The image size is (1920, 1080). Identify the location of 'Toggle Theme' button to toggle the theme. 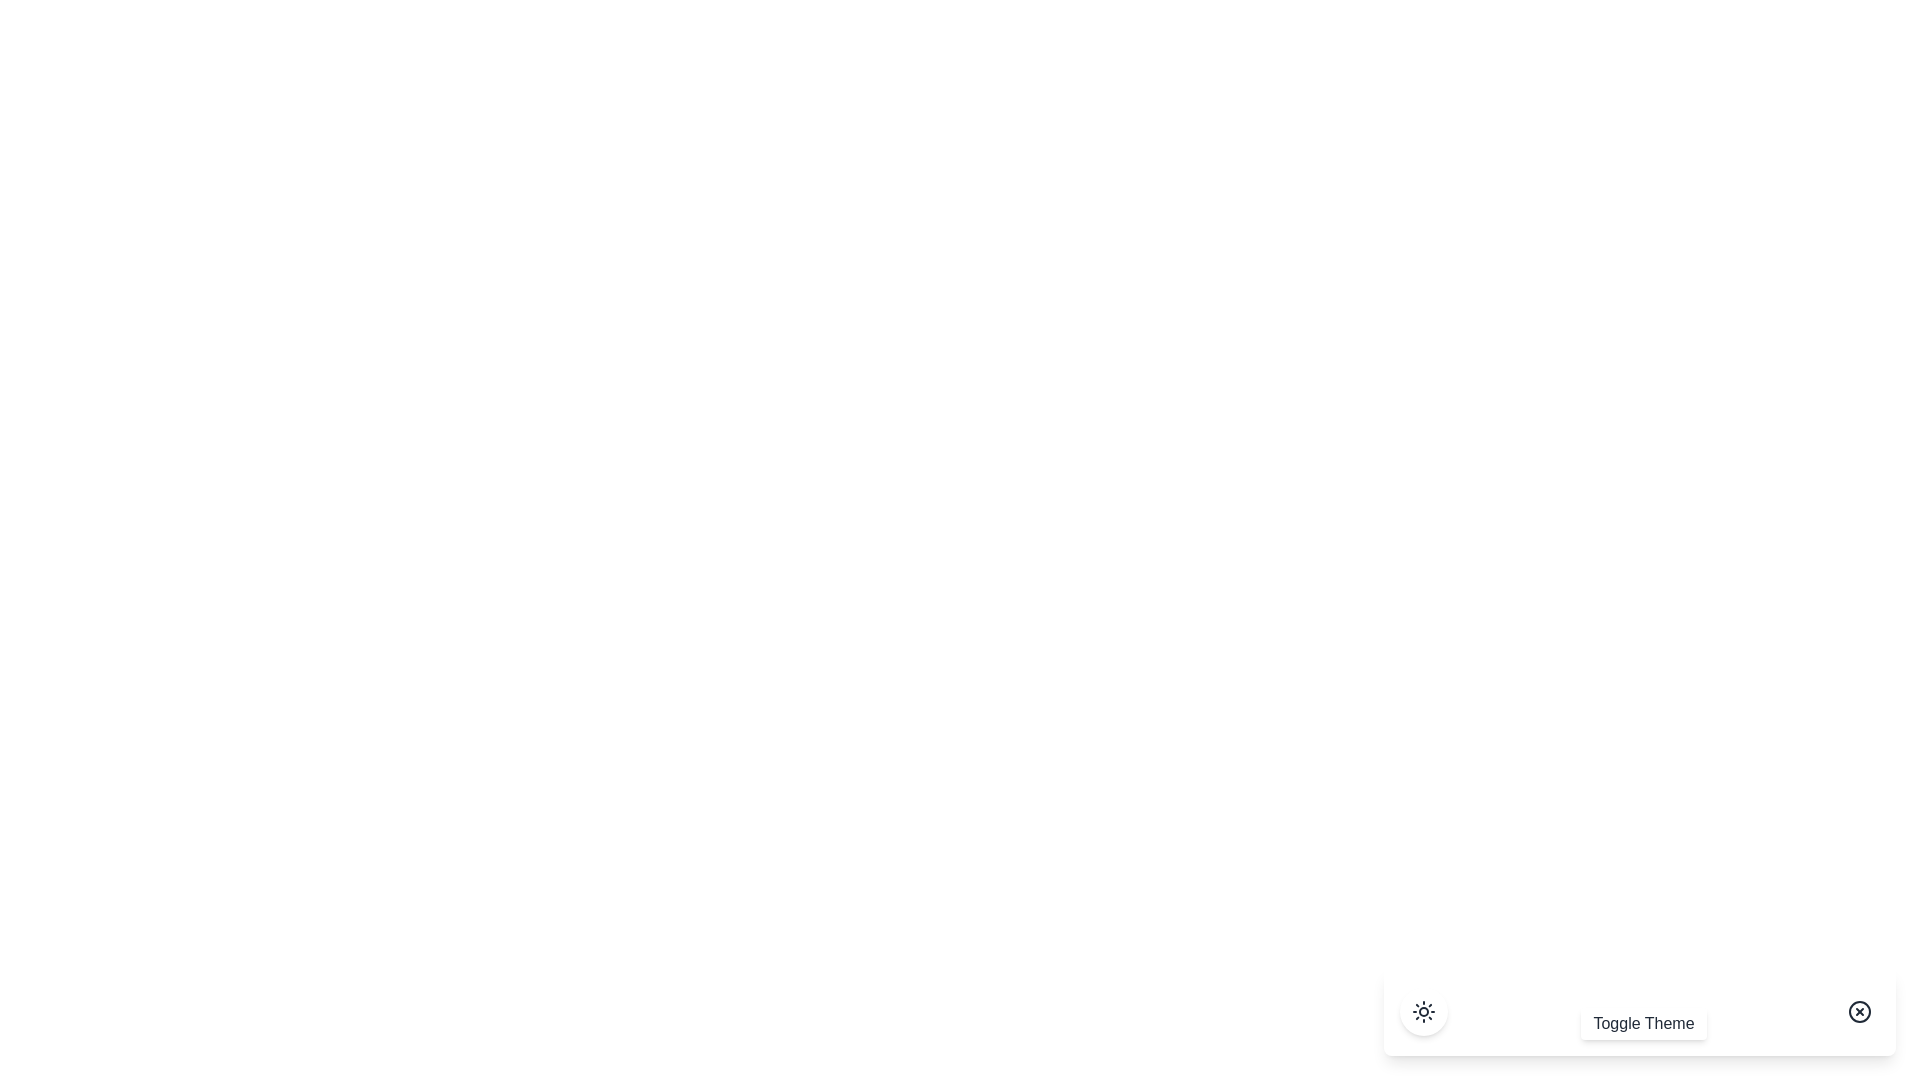
(1643, 1023).